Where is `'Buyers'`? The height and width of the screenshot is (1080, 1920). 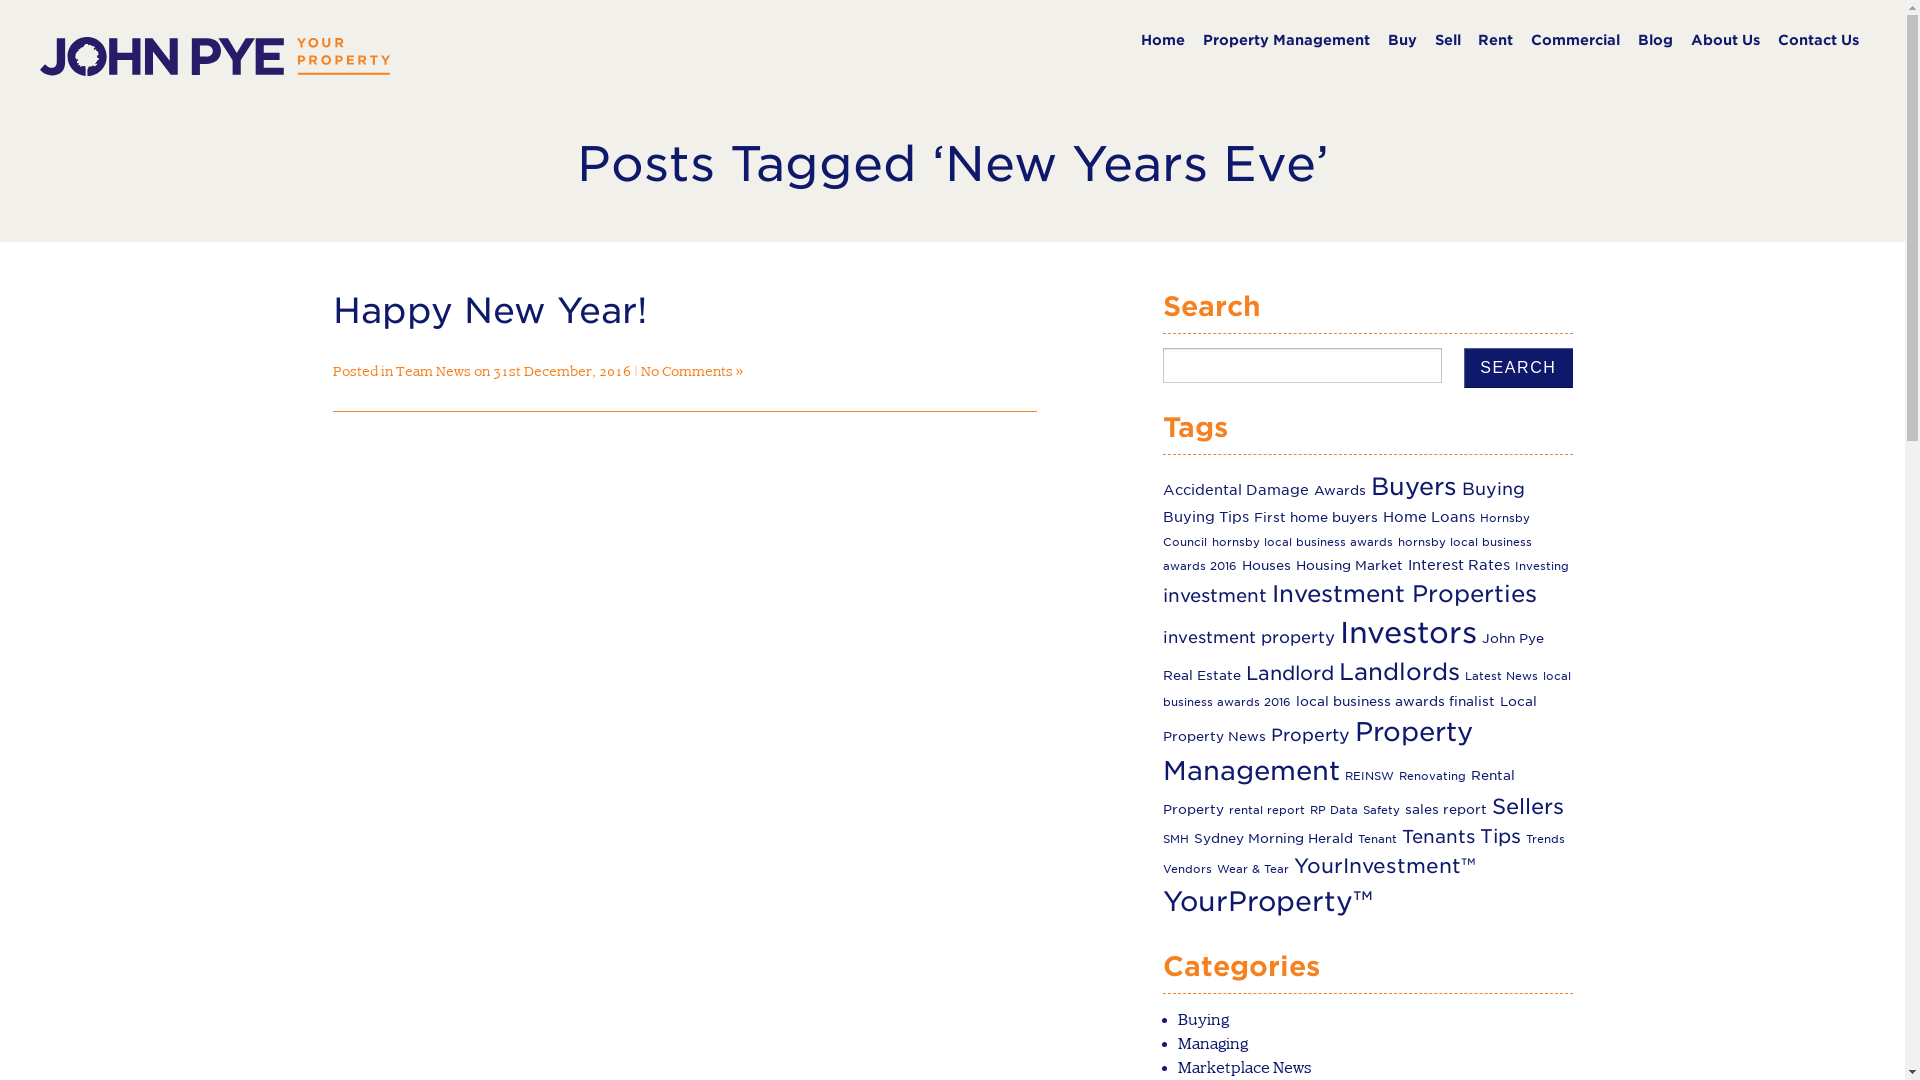
'Buyers' is located at coordinates (1413, 486).